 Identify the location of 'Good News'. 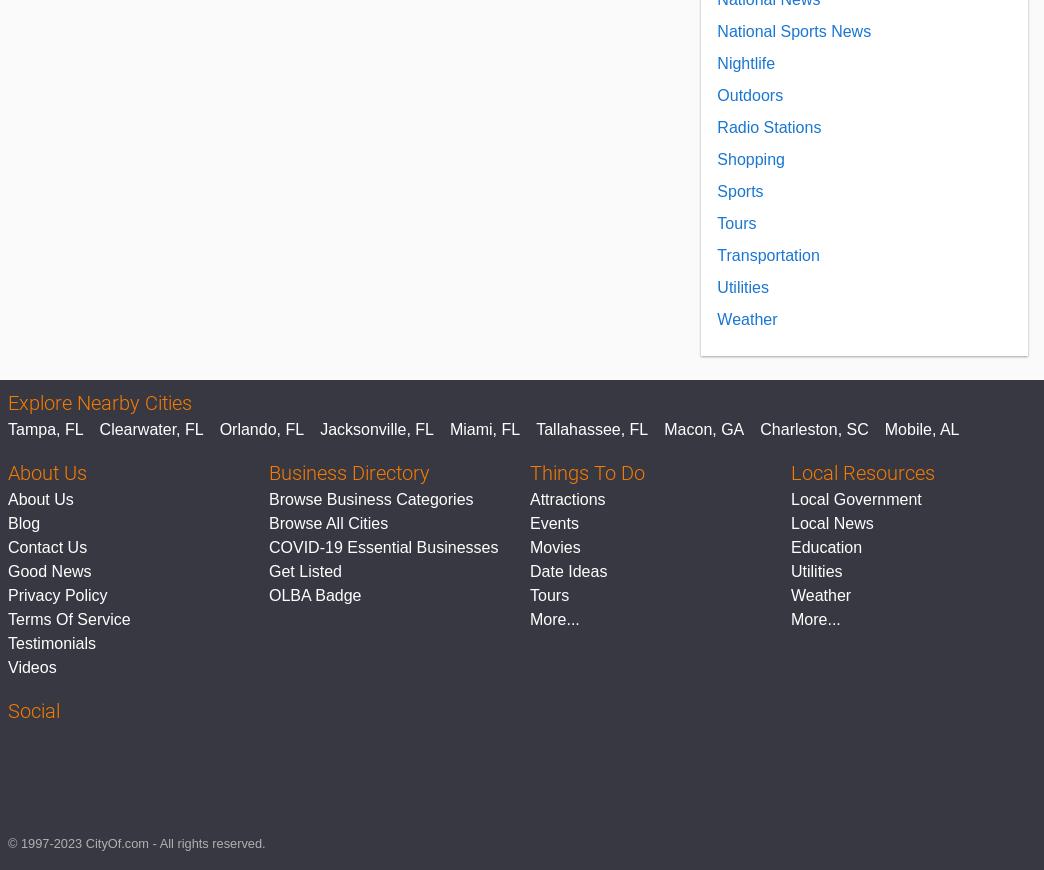
(48, 570).